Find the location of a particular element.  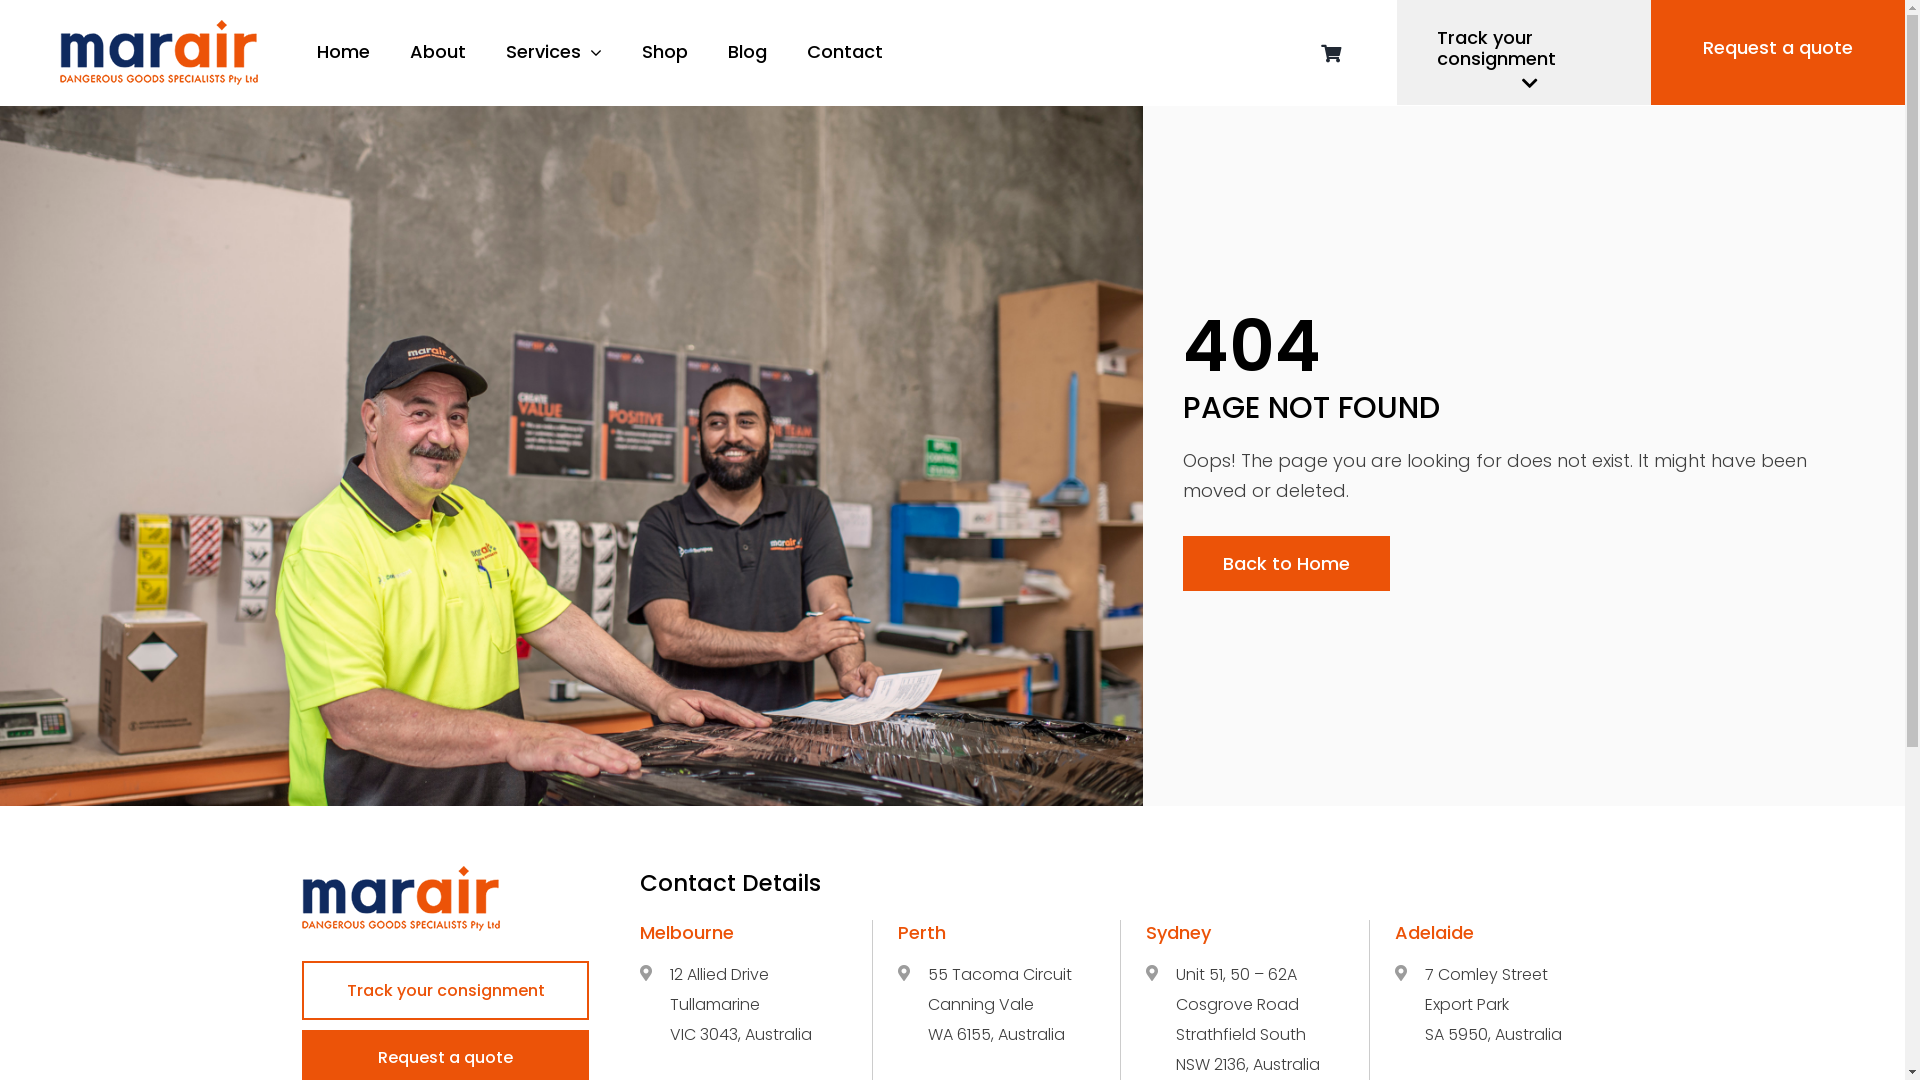

'Track your consignment' is located at coordinates (1522, 51).